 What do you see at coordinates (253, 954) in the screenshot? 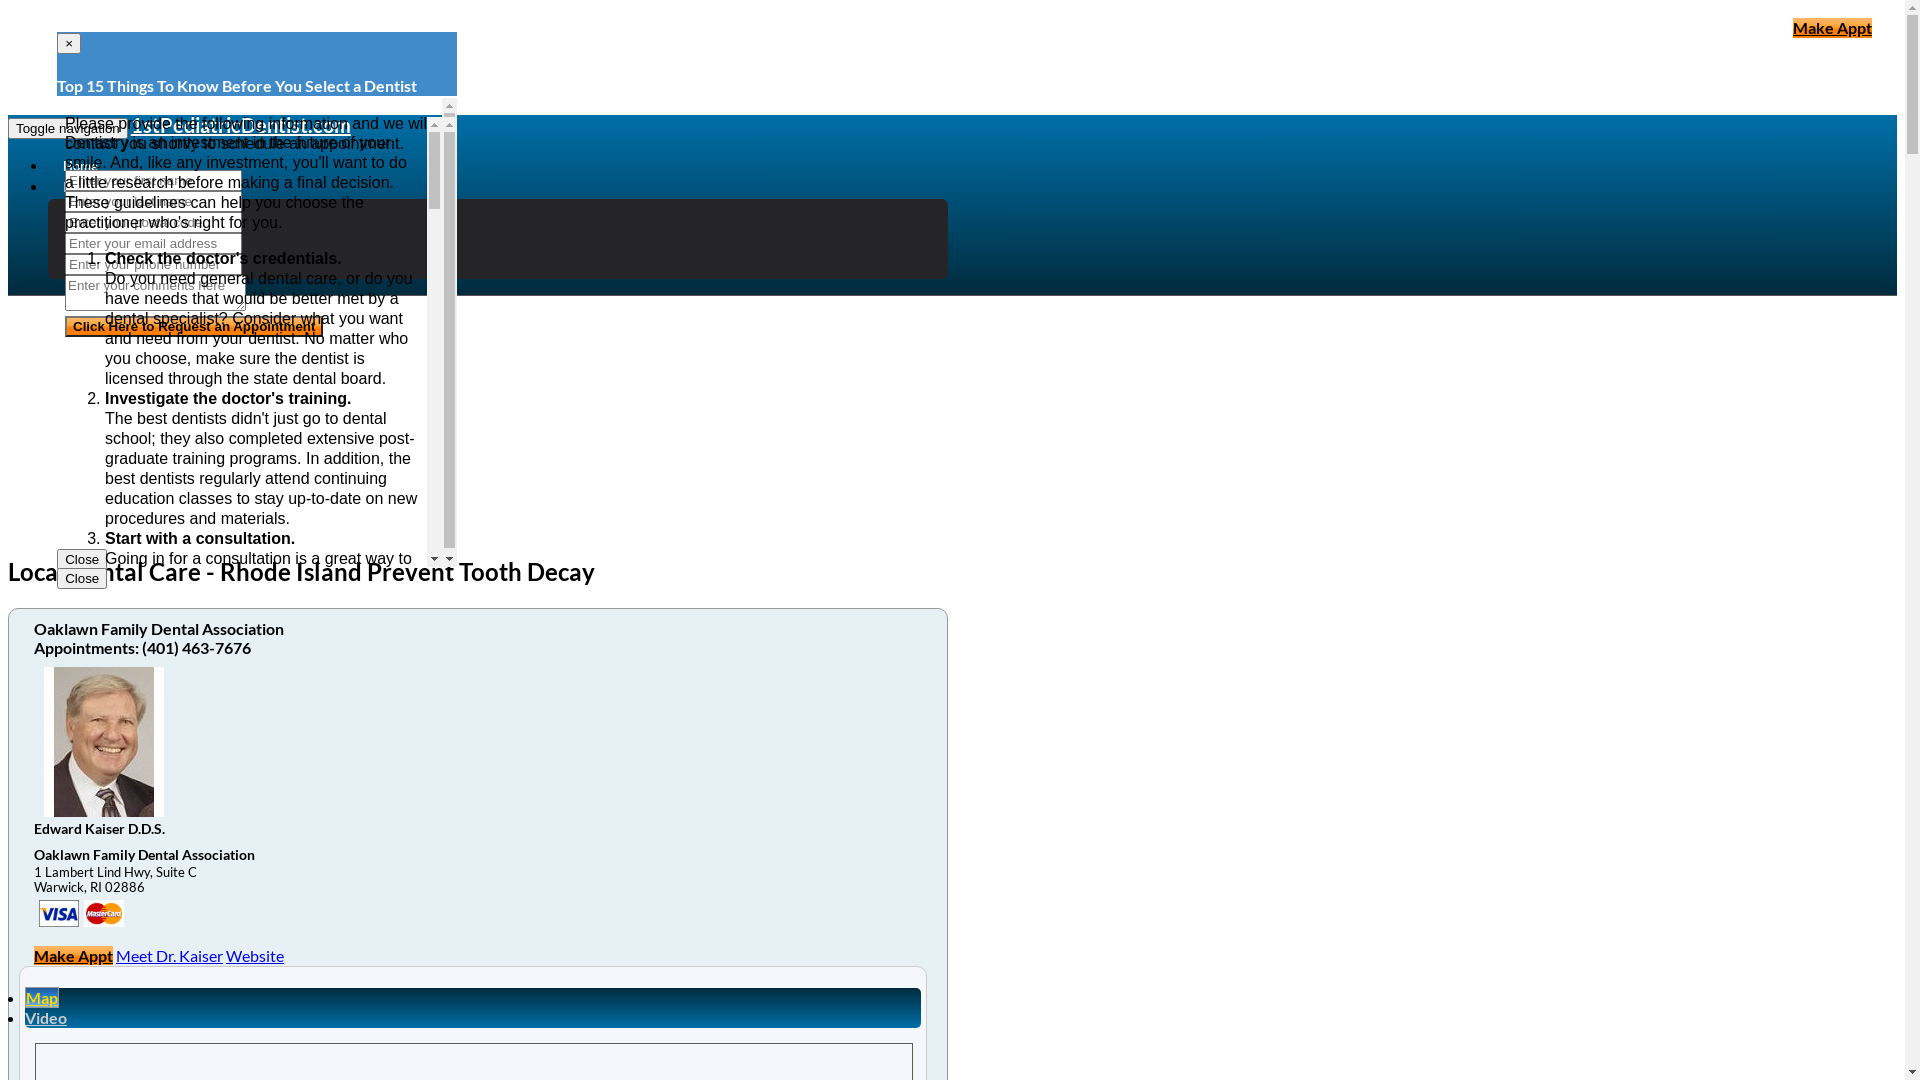
I see `'Website'` at bounding box center [253, 954].